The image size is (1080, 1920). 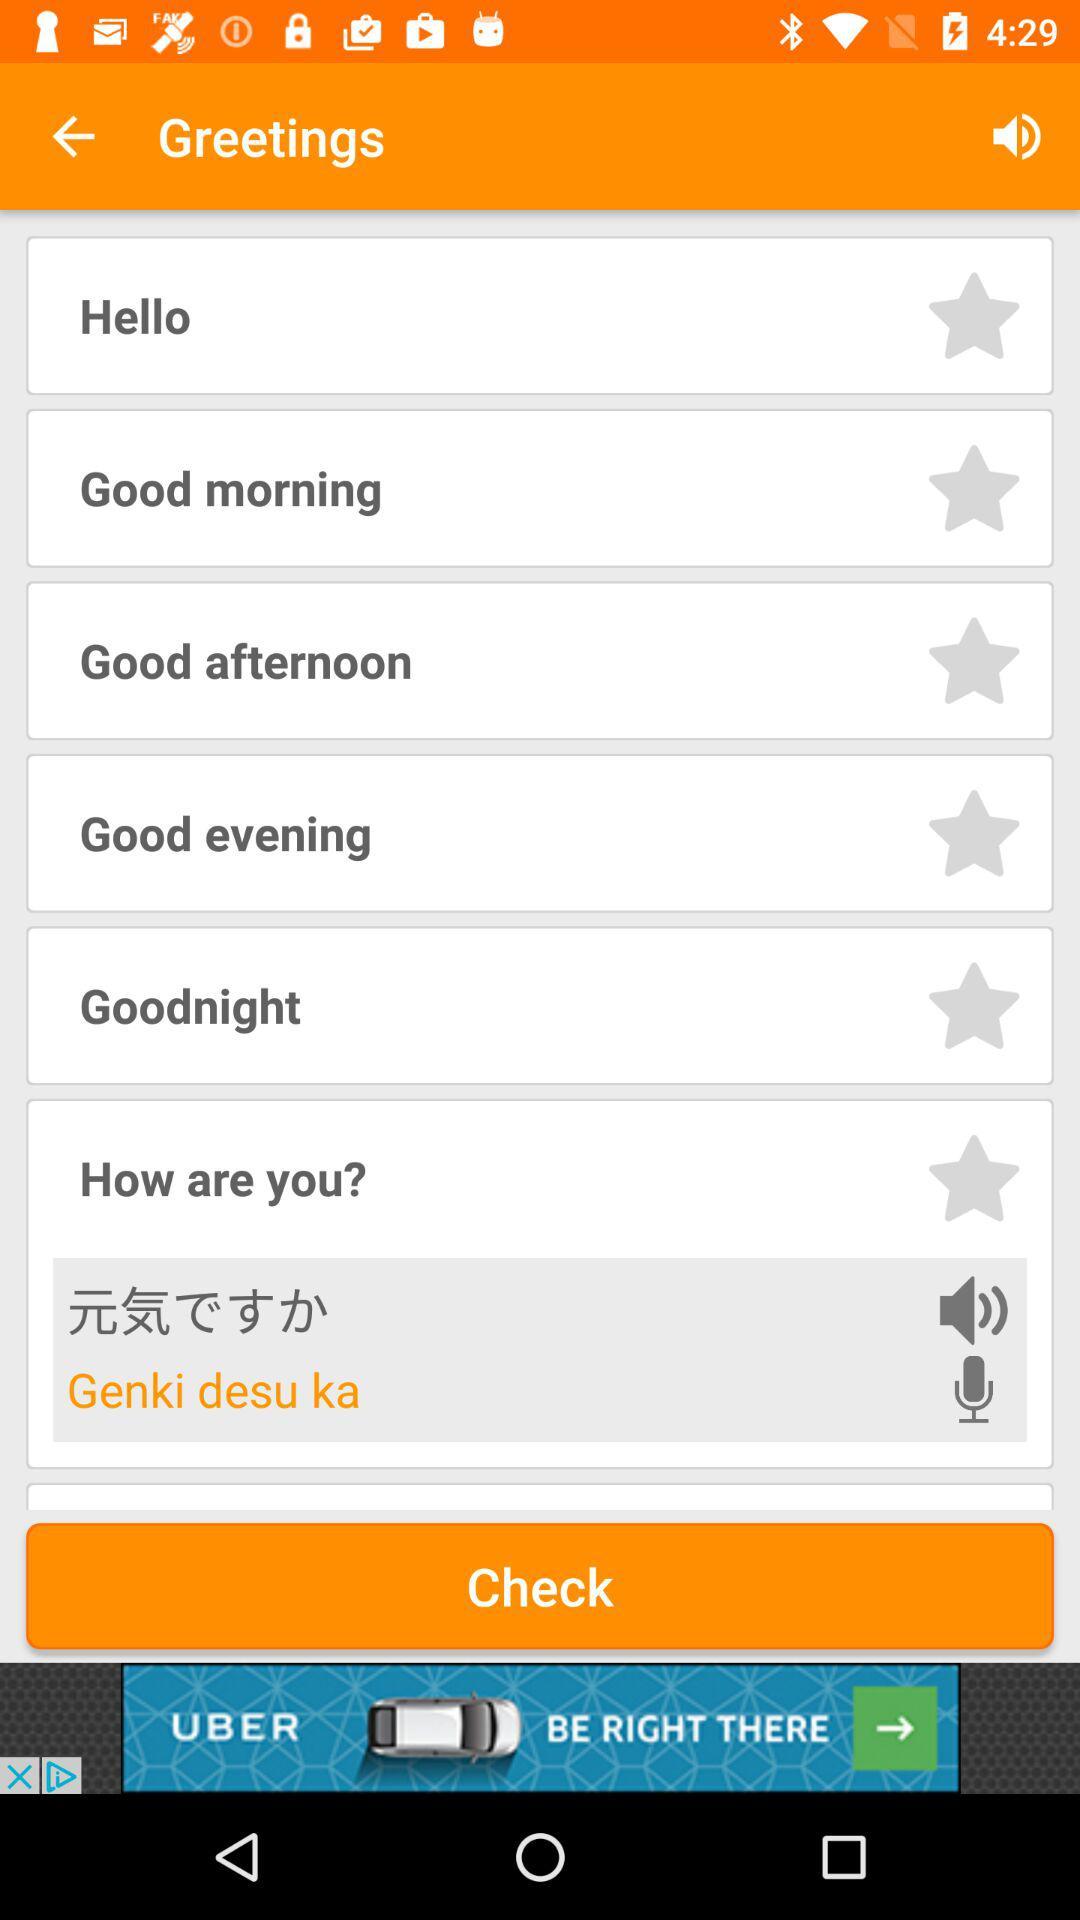 What do you see at coordinates (540, 1727) in the screenshot?
I see `open advertisement` at bounding box center [540, 1727].